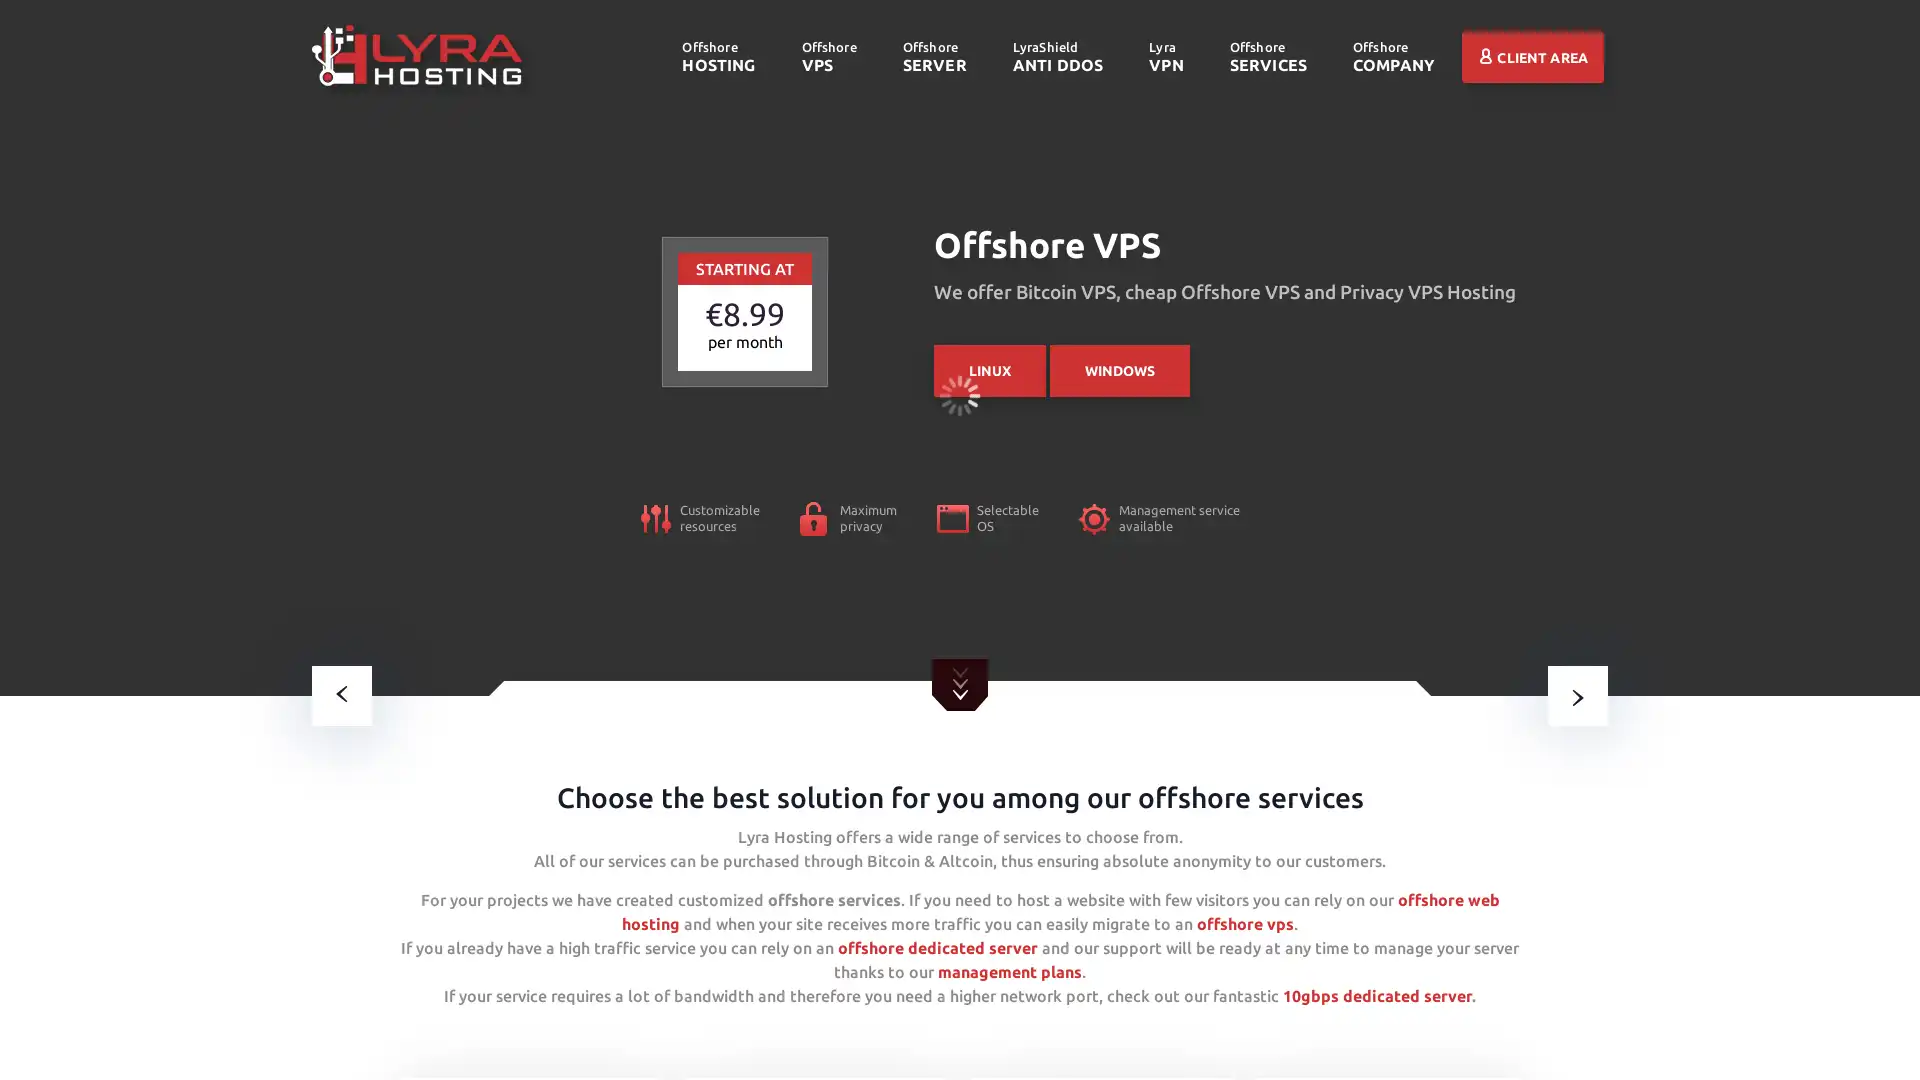 Image resolution: width=1920 pixels, height=1080 pixels. Describe the element at coordinates (341, 694) in the screenshot. I see `Previous slide` at that location.